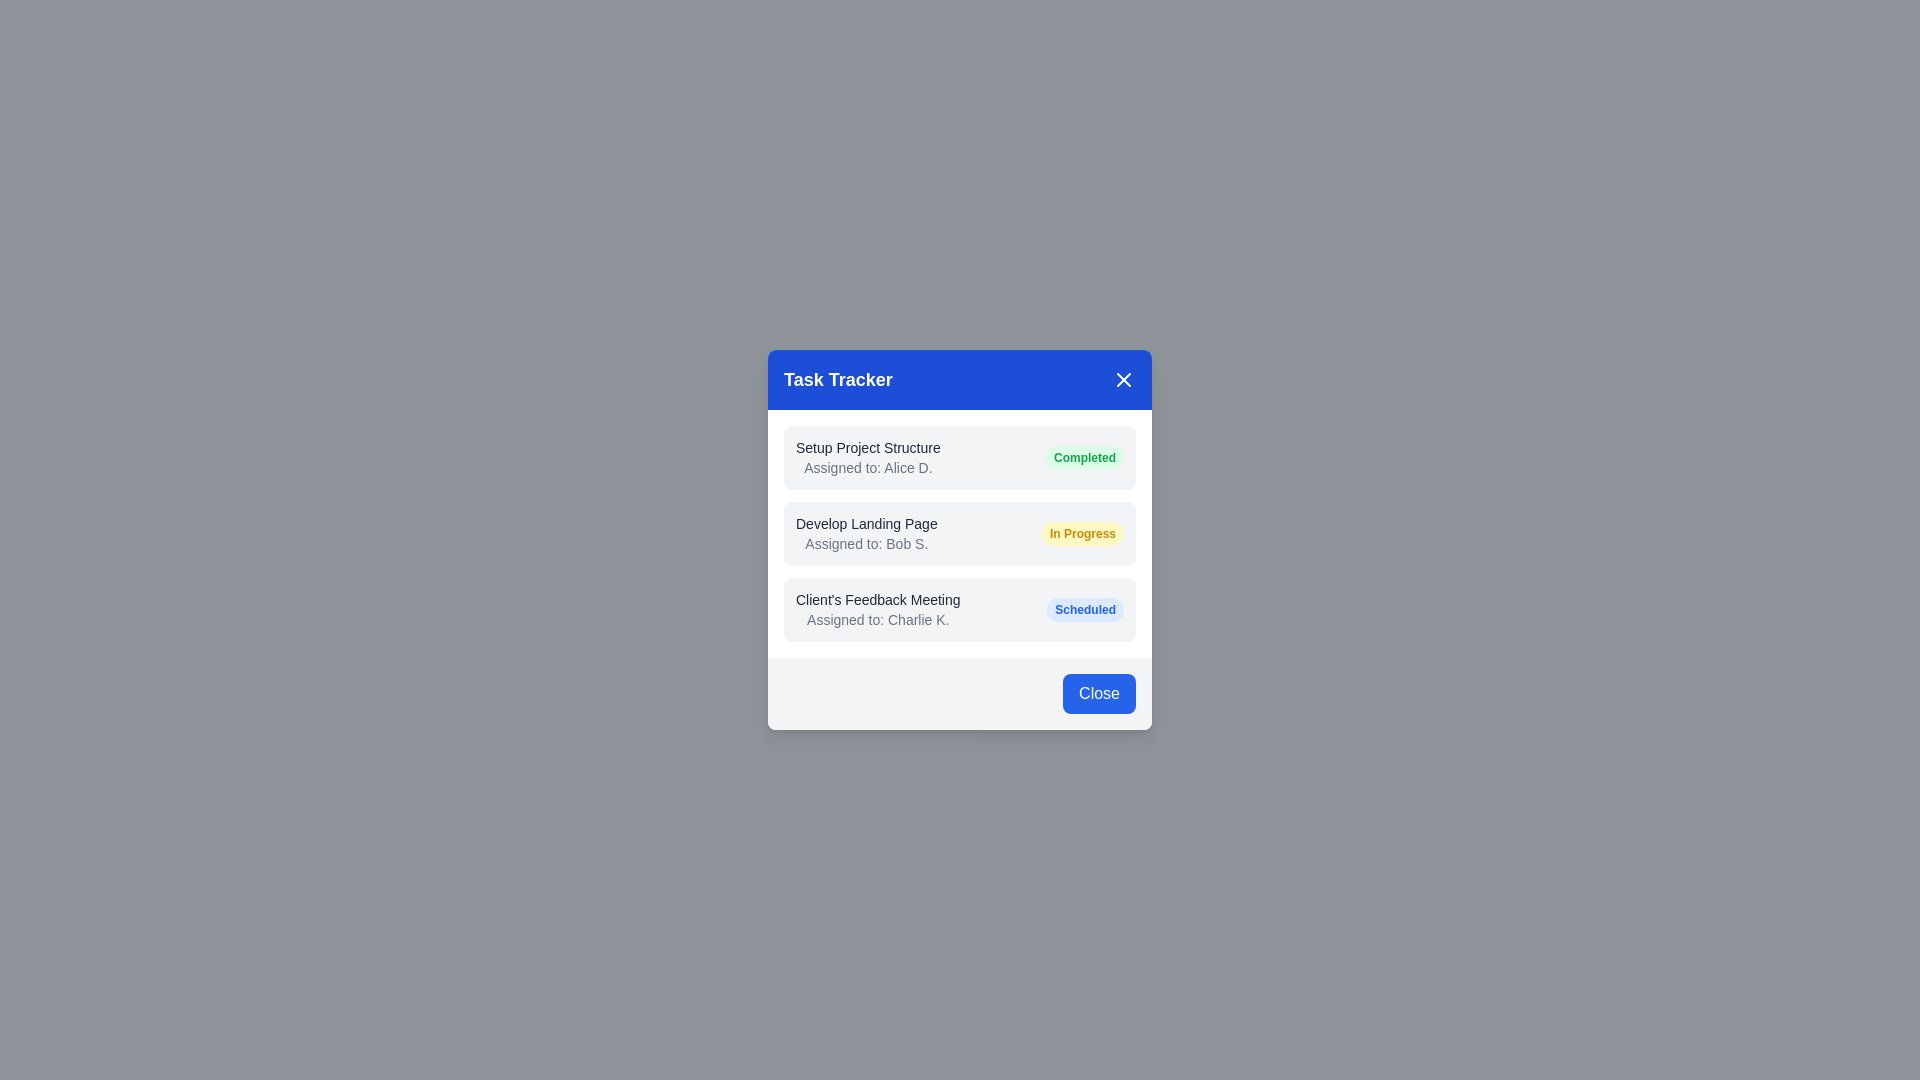 The image size is (1920, 1080). I want to click on close button in the footer of the TaskTrackingDialog, so click(1098, 693).